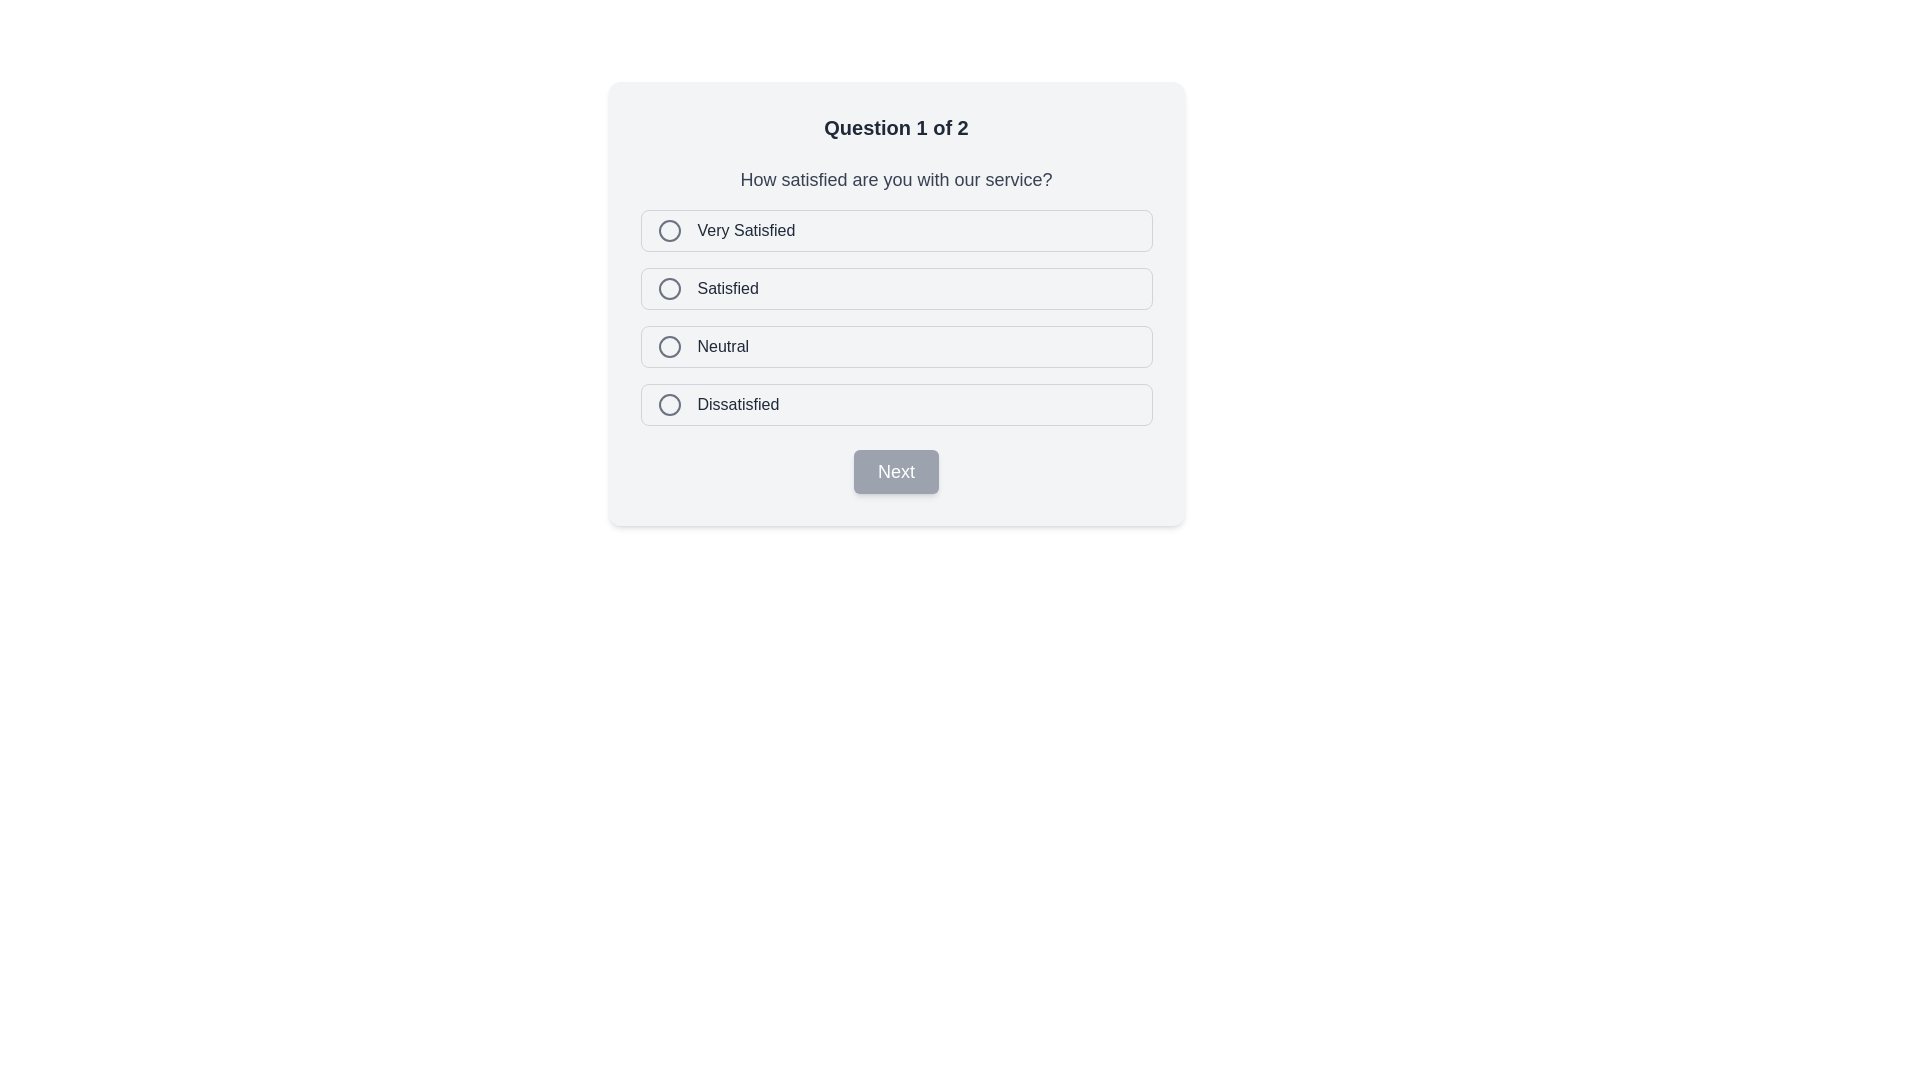  Describe the element at coordinates (722, 346) in the screenshot. I see `the text label describing the third selectable option in the questionnaire, which is located to the right of a circular radio button` at that location.